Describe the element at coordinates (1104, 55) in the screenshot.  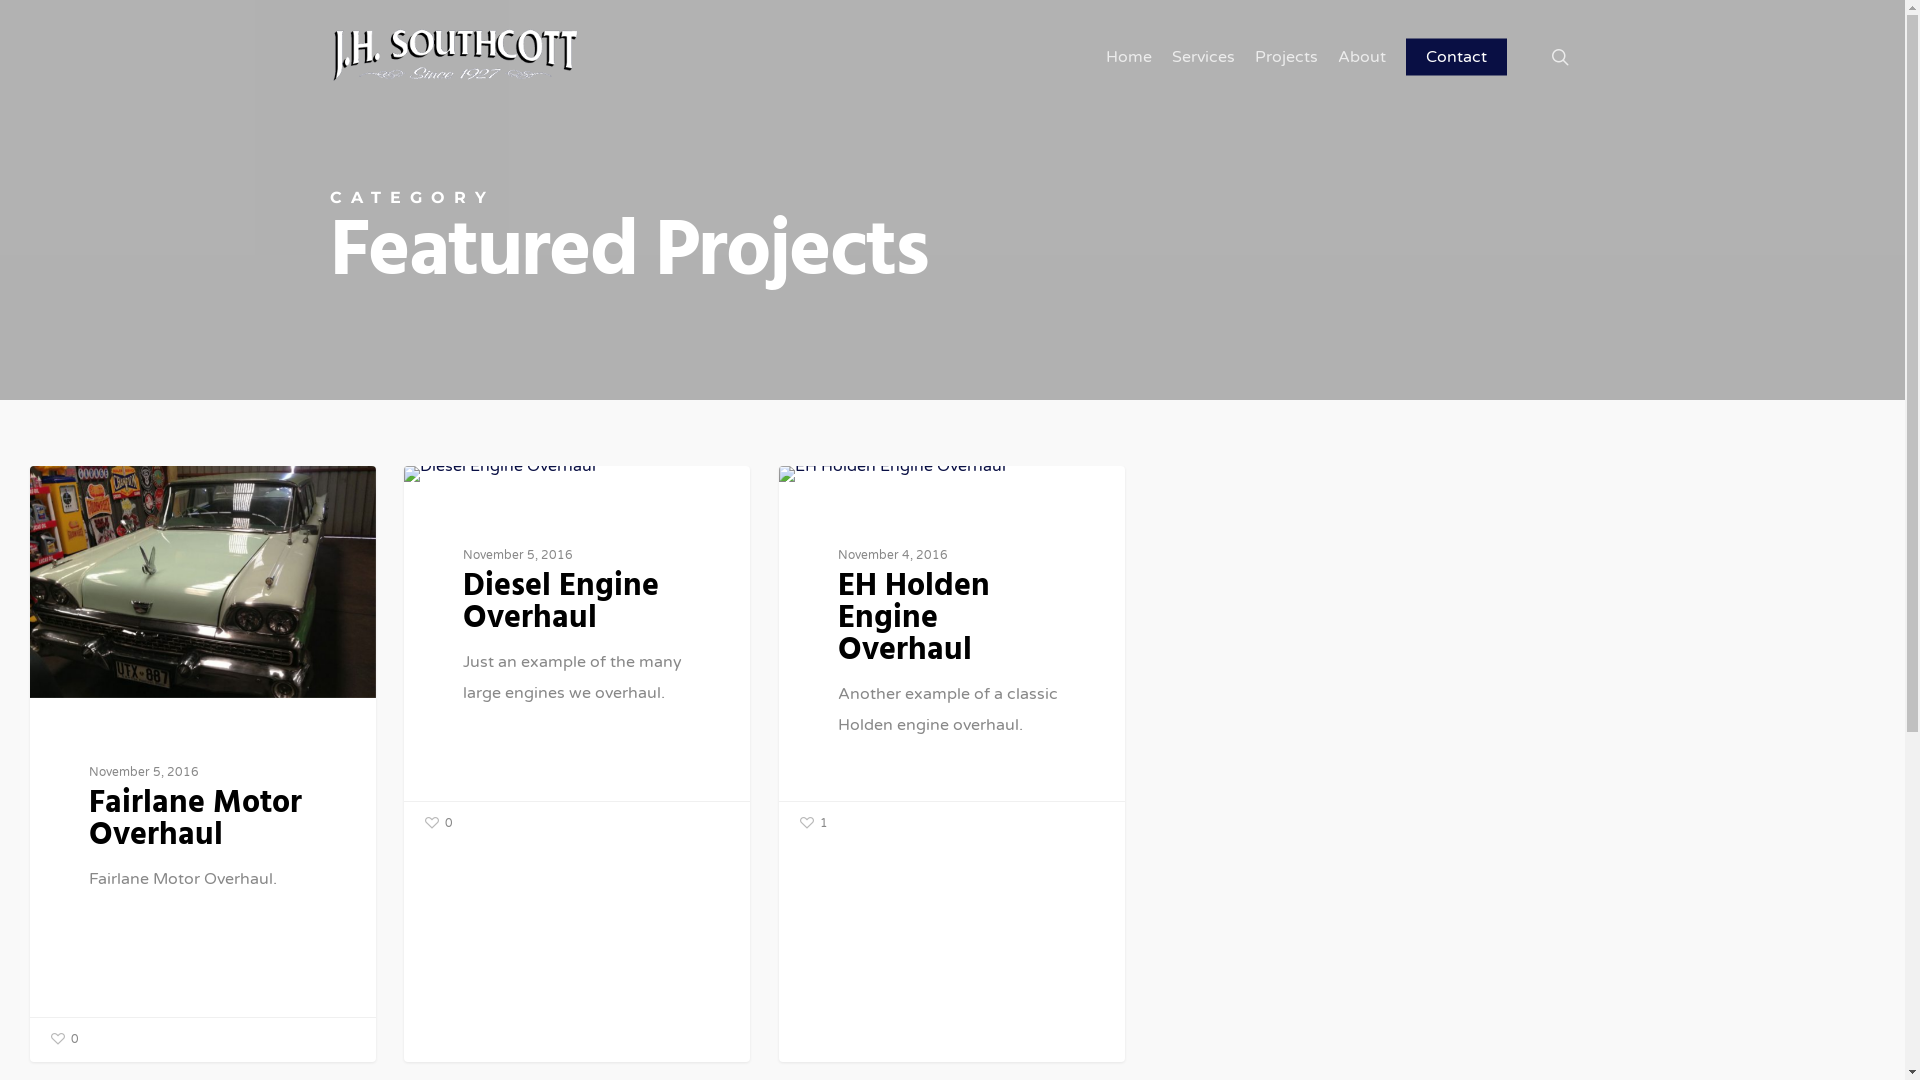
I see `'Home'` at that location.